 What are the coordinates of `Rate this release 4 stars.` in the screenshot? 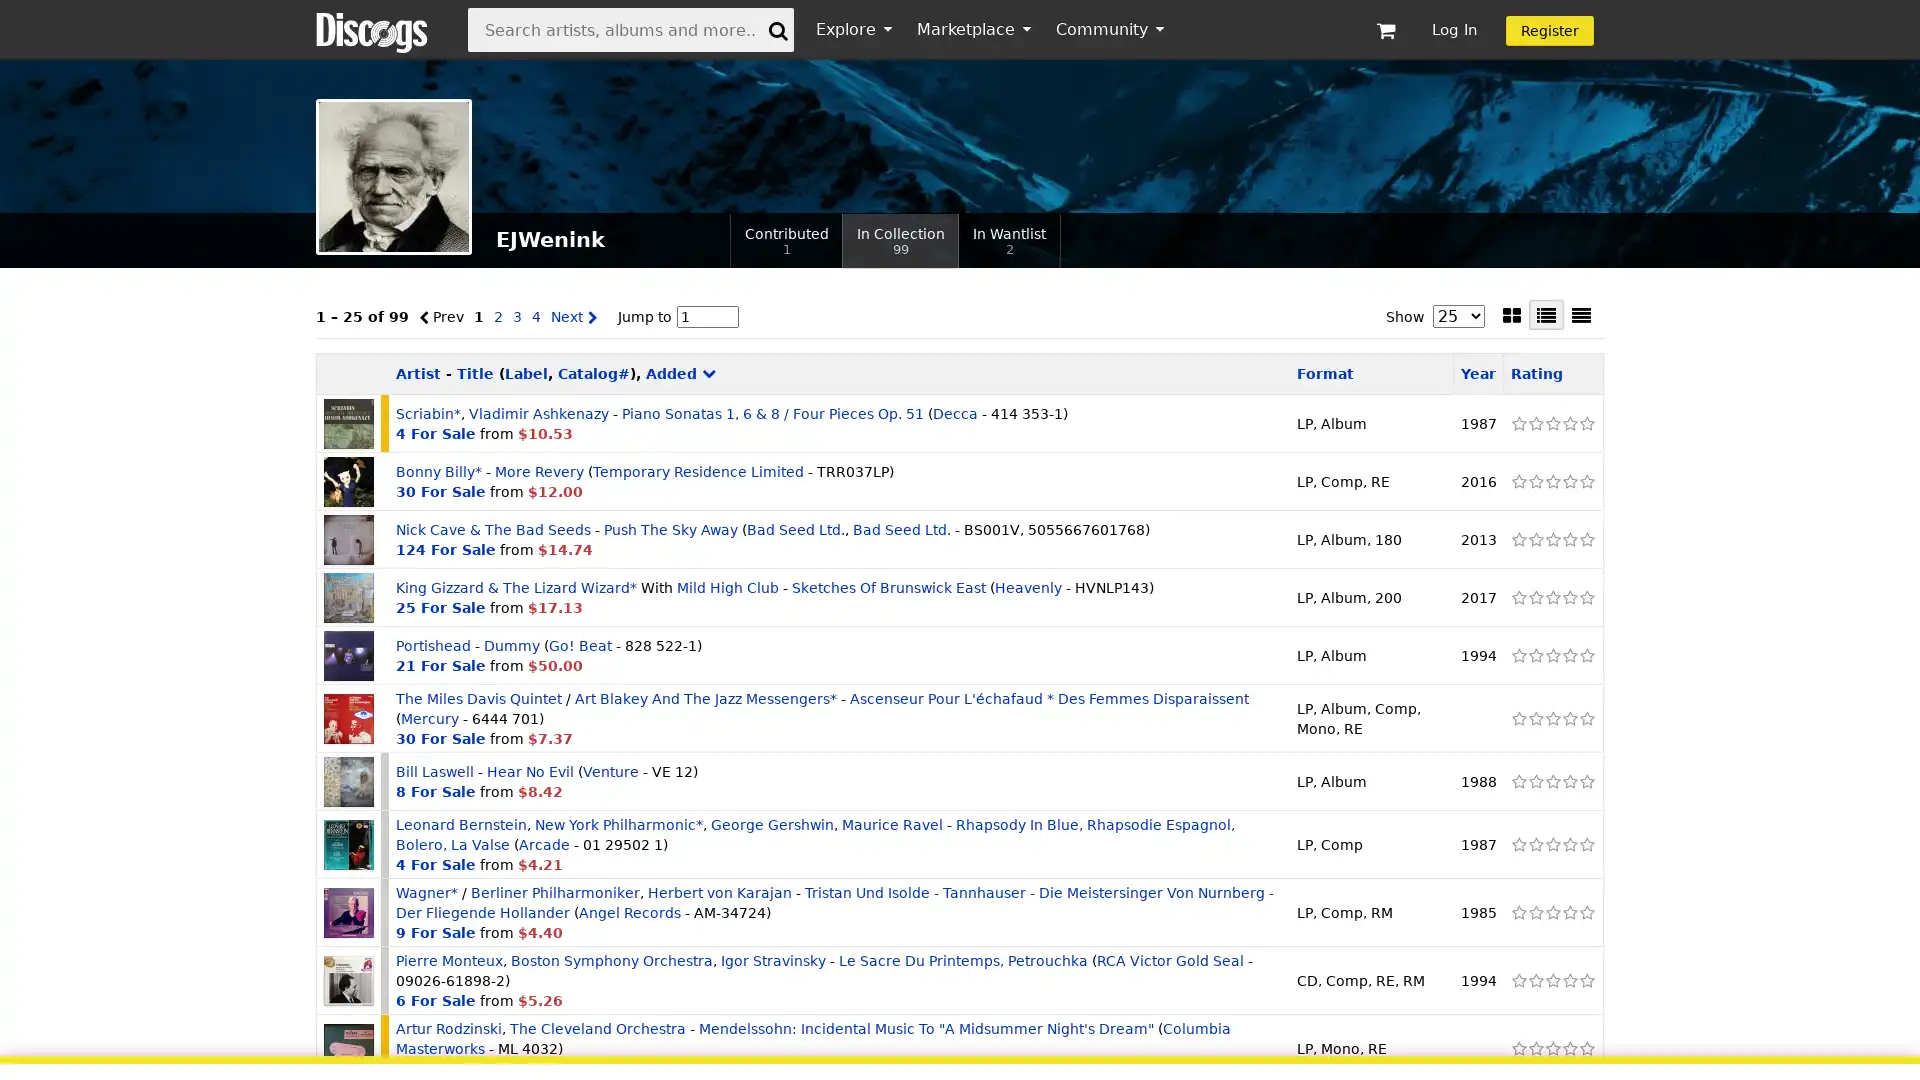 It's located at (1568, 596).